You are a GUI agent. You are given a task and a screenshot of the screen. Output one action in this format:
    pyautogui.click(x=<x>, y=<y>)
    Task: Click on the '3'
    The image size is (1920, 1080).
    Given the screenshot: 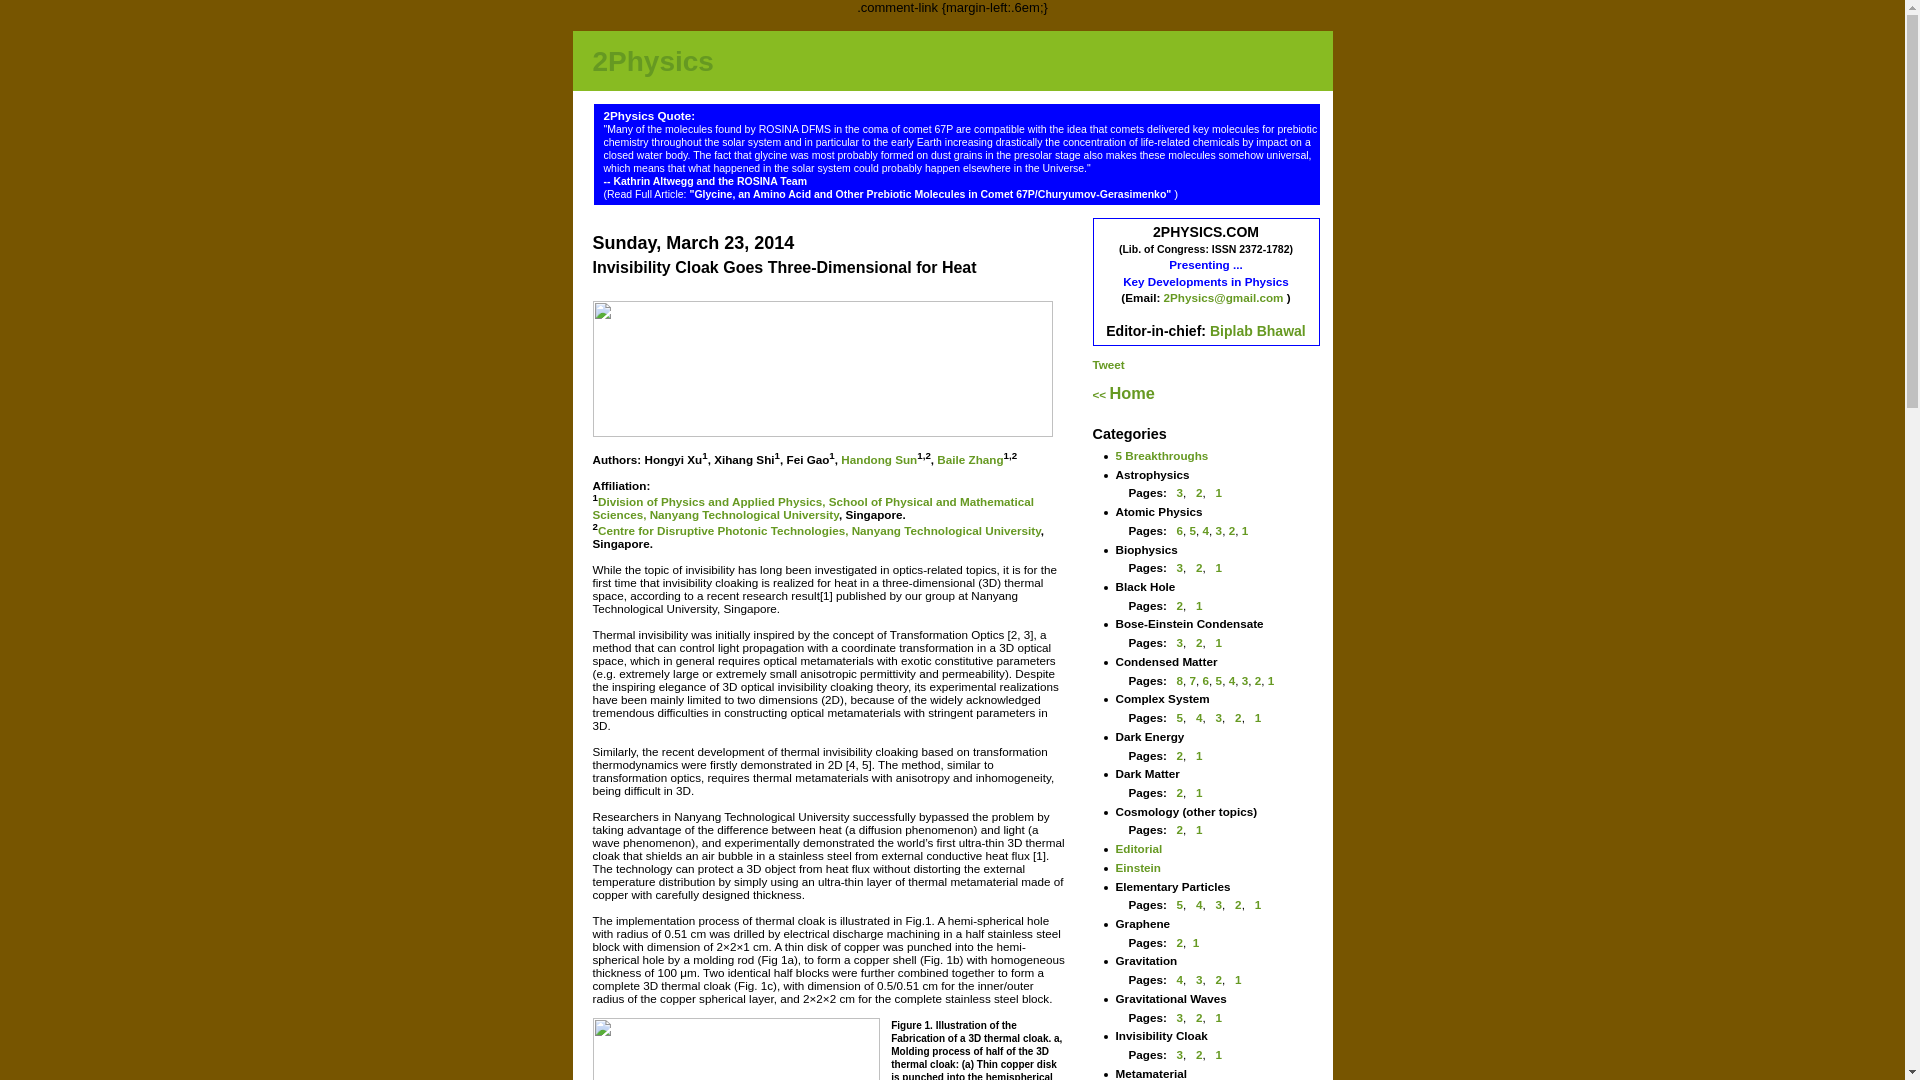 What is the action you would take?
    pyautogui.click(x=1218, y=716)
    